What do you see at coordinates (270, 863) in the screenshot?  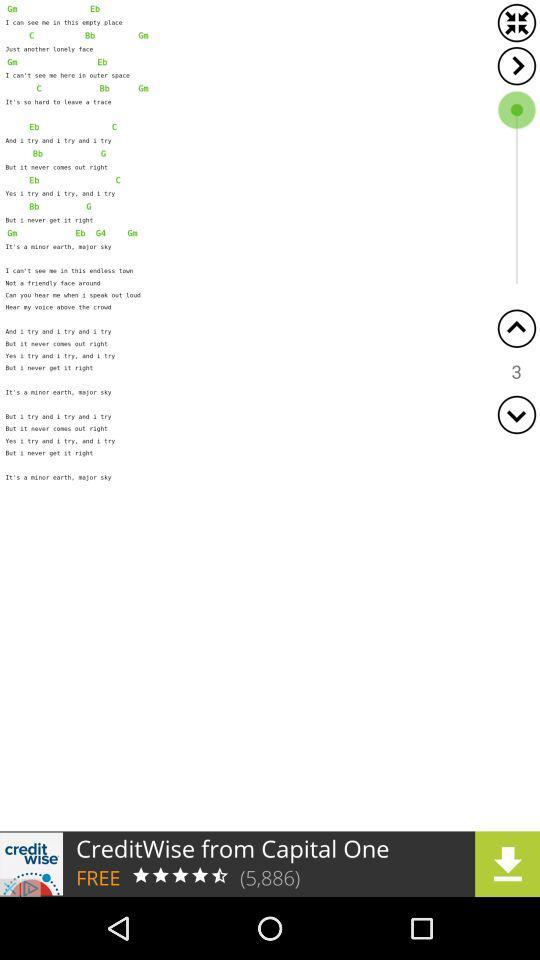 I see `advertisement` at bounding box center [270, 863].